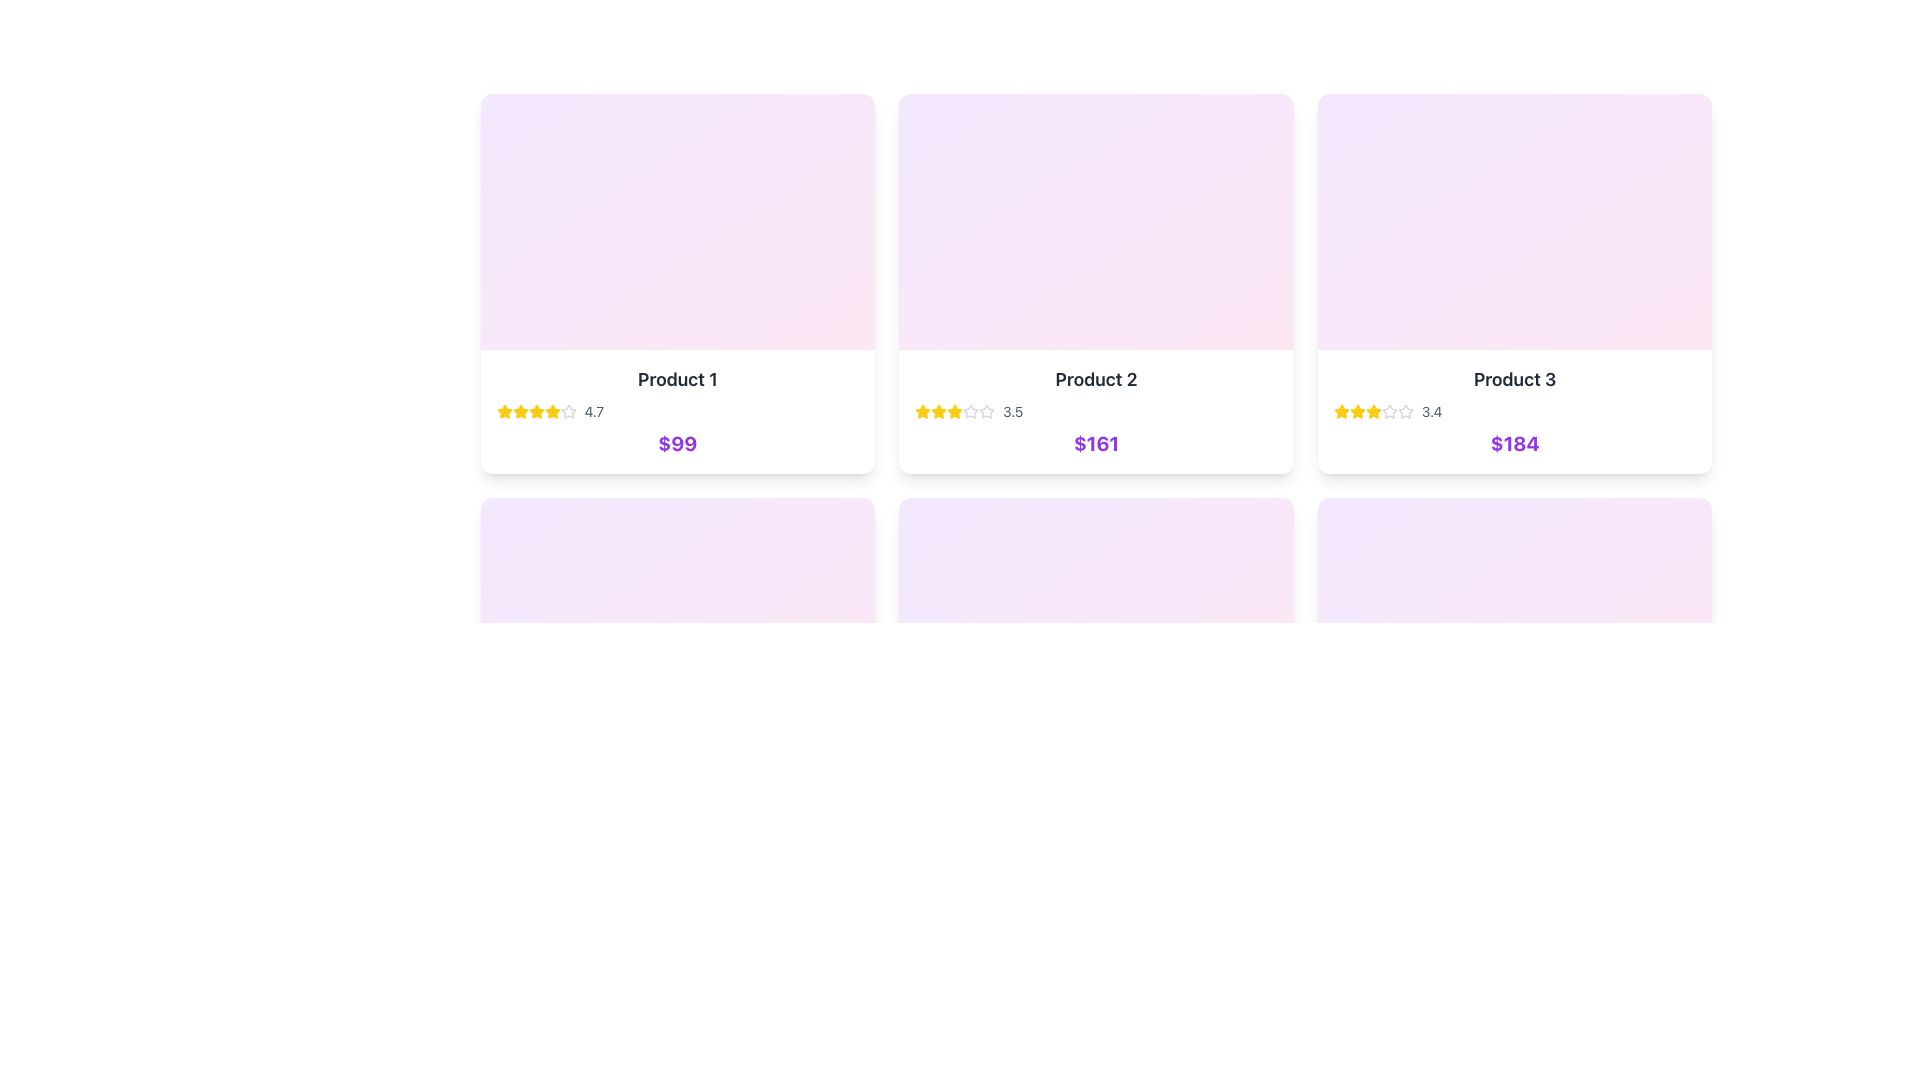 This screenshot has width=1920, height=1080. I want to click on the second star icon in the 5-star rating system below the 'Product 3' label to alter the rating, so click(1404, 410).